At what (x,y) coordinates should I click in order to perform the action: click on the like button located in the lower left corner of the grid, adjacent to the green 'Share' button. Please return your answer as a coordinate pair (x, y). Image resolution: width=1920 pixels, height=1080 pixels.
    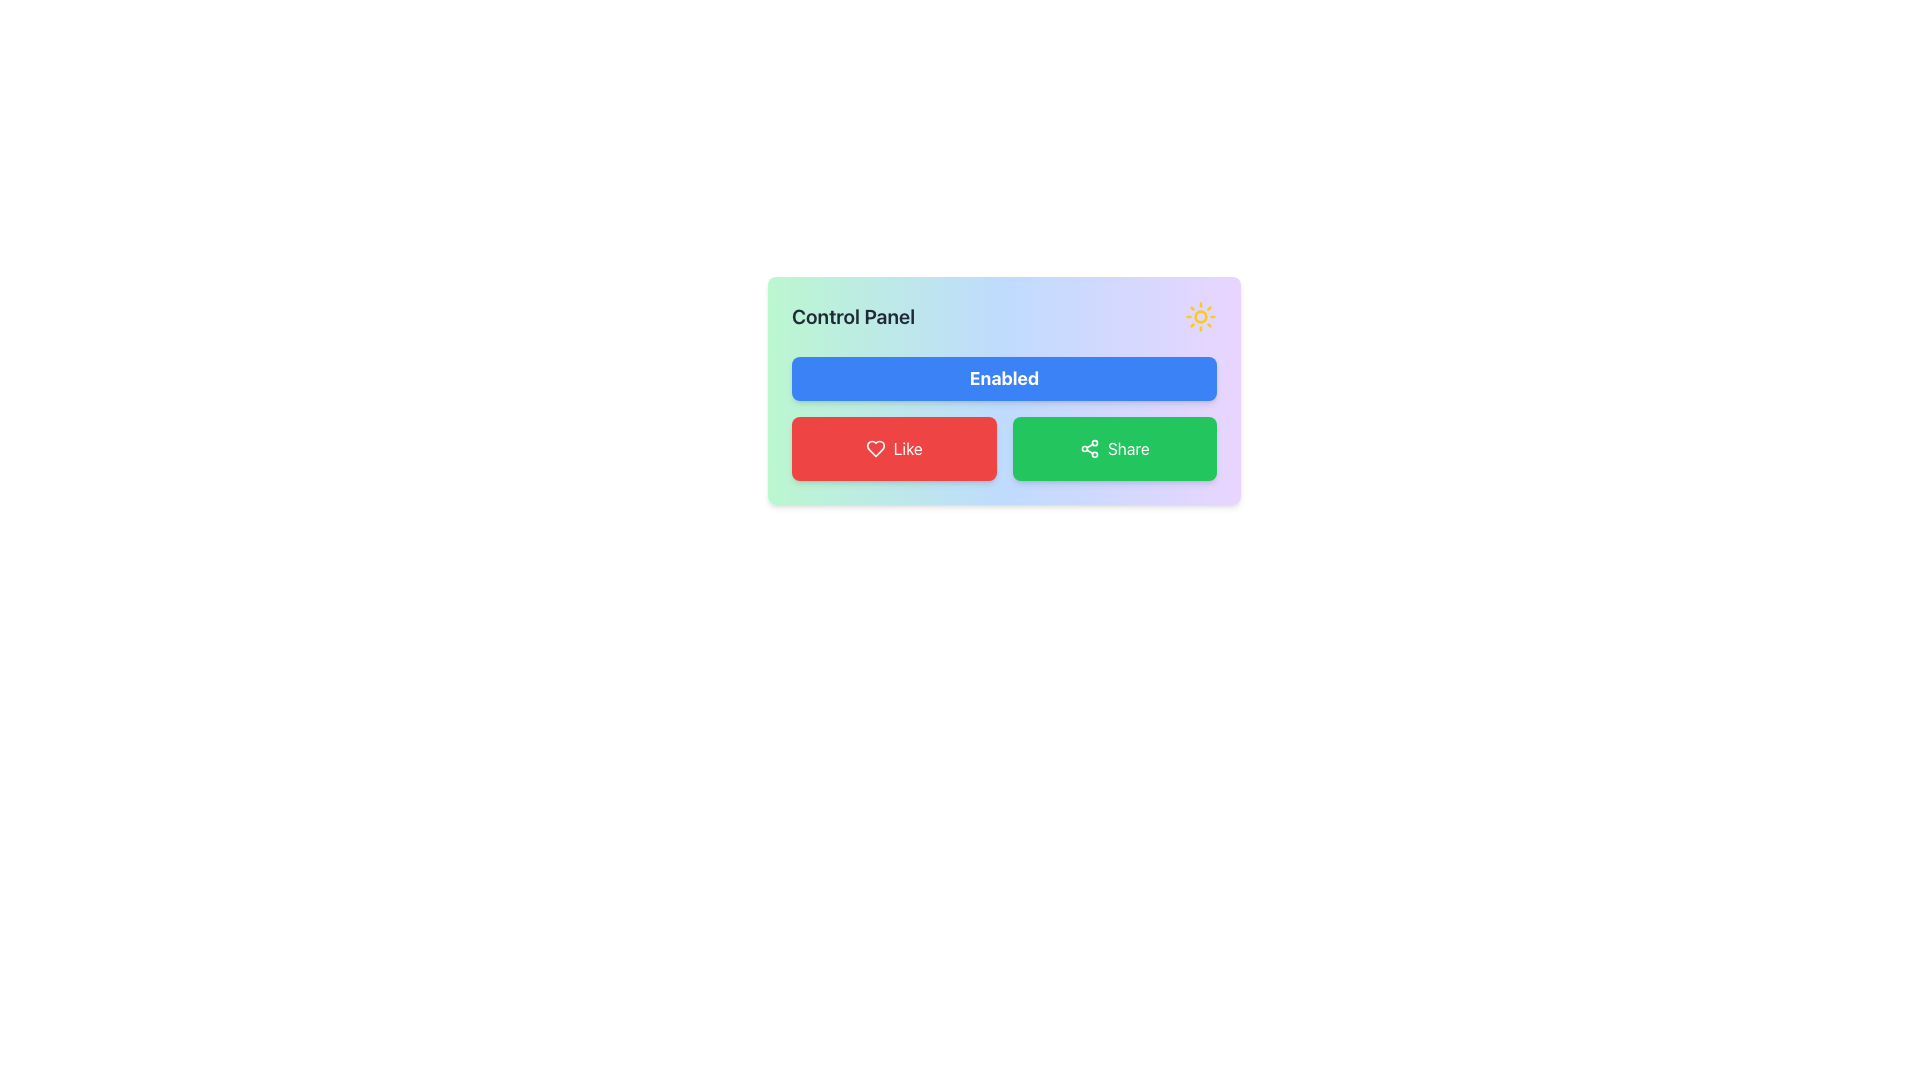
    Looking at the image, I should click on (893, 447).